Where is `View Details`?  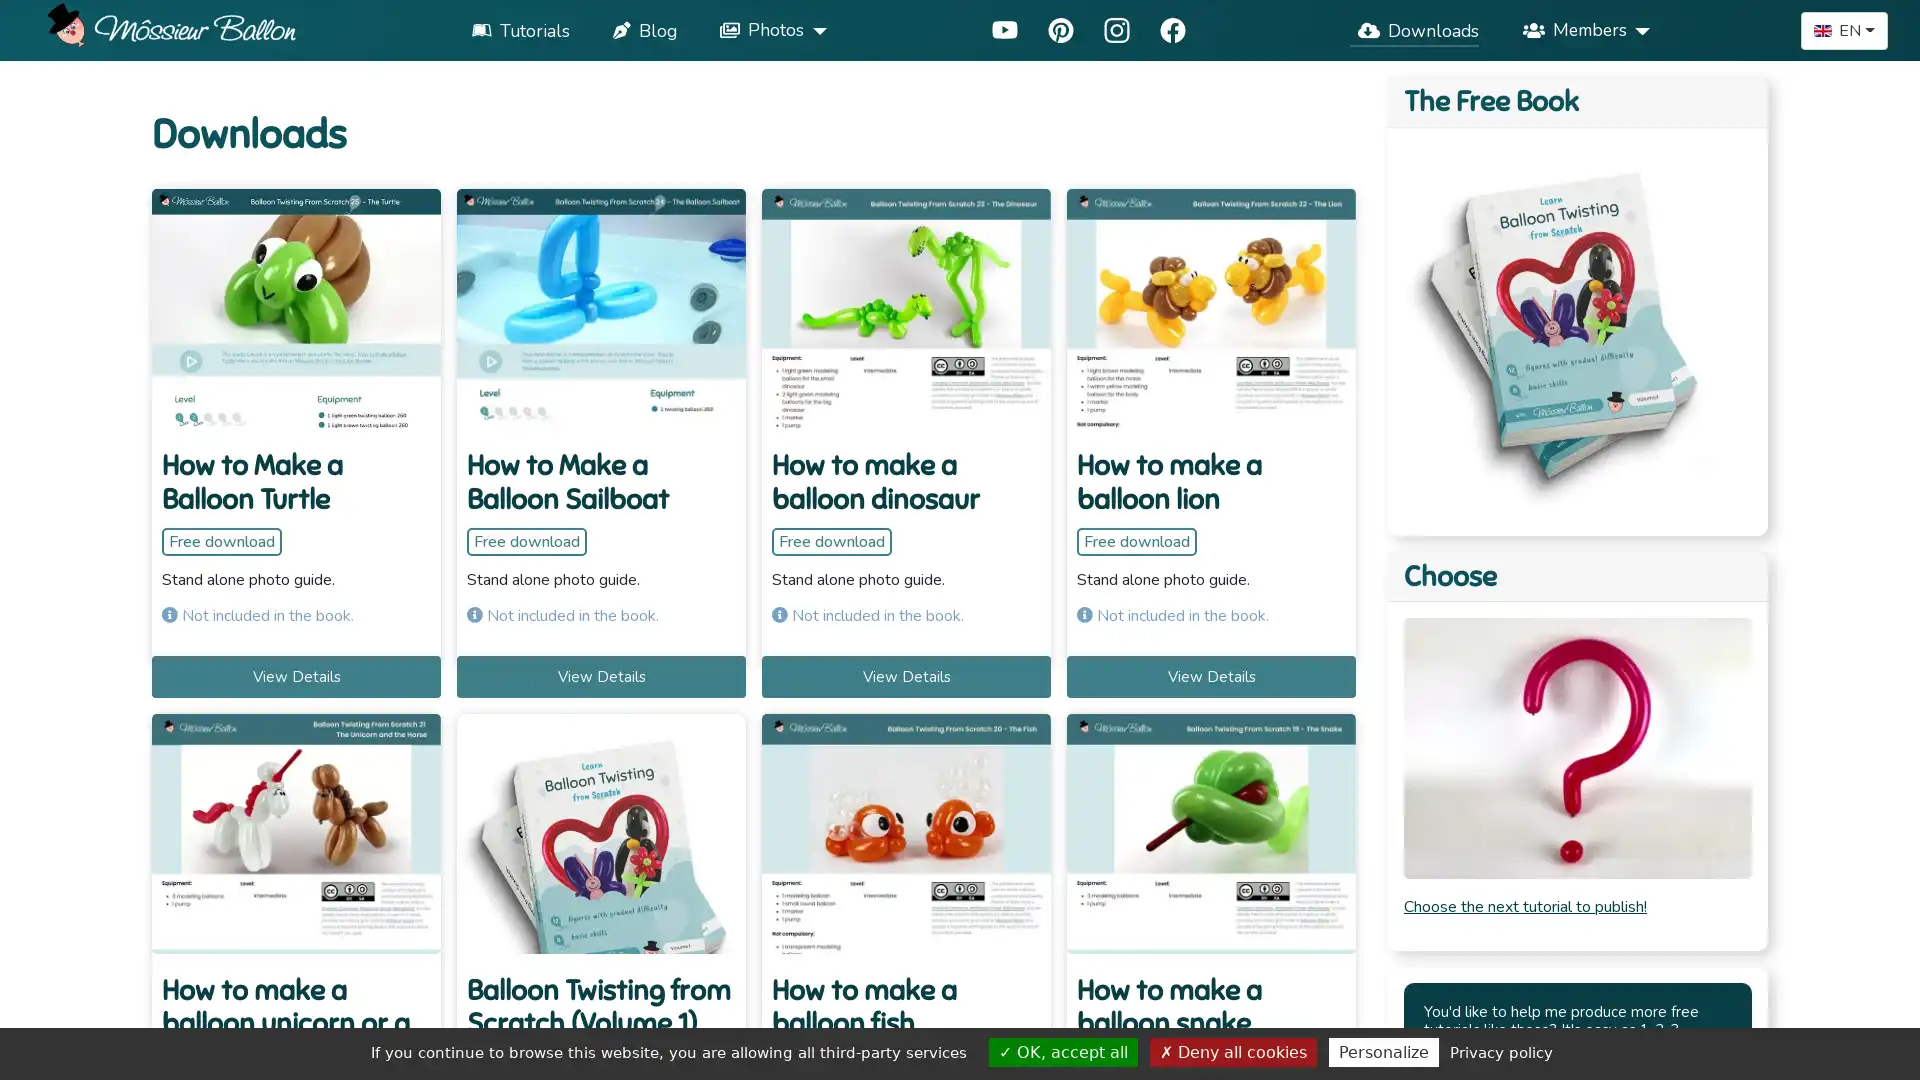
View Details is located at coordinates (600, 675).